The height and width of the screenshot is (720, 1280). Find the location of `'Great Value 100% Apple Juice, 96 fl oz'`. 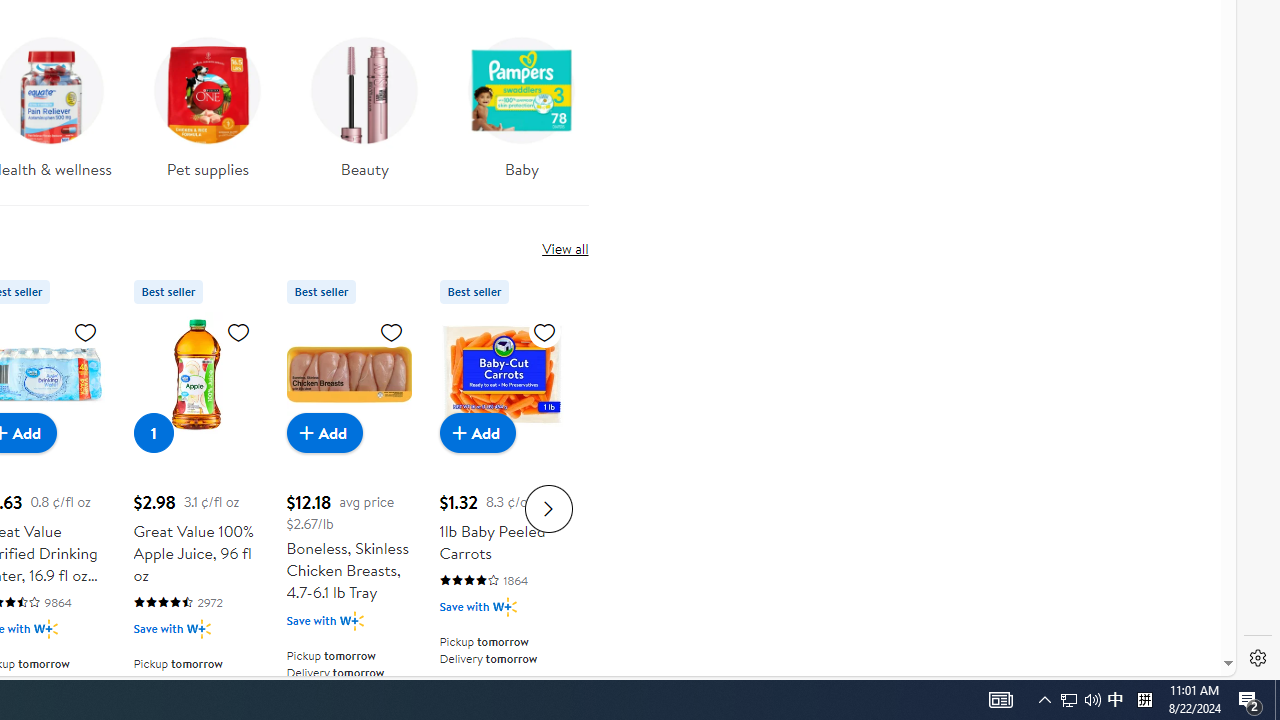

'Great Value 100% Apple Juice, 96 fl oz' is located at coordinates (195, 374).